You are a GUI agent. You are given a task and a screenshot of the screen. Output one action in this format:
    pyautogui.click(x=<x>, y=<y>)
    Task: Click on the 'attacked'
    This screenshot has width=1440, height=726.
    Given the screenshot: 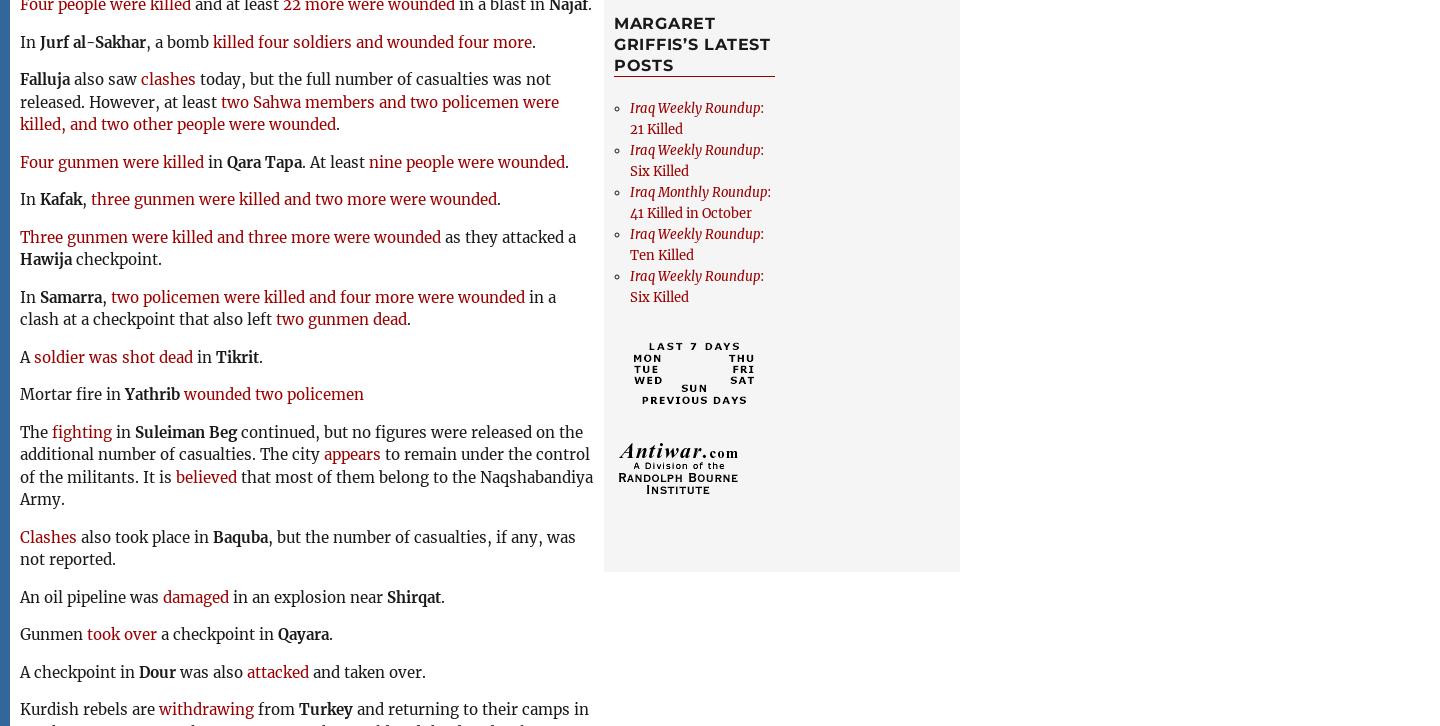 What is the action you would take?
    pyautogui.click(x=277, y=670)
    